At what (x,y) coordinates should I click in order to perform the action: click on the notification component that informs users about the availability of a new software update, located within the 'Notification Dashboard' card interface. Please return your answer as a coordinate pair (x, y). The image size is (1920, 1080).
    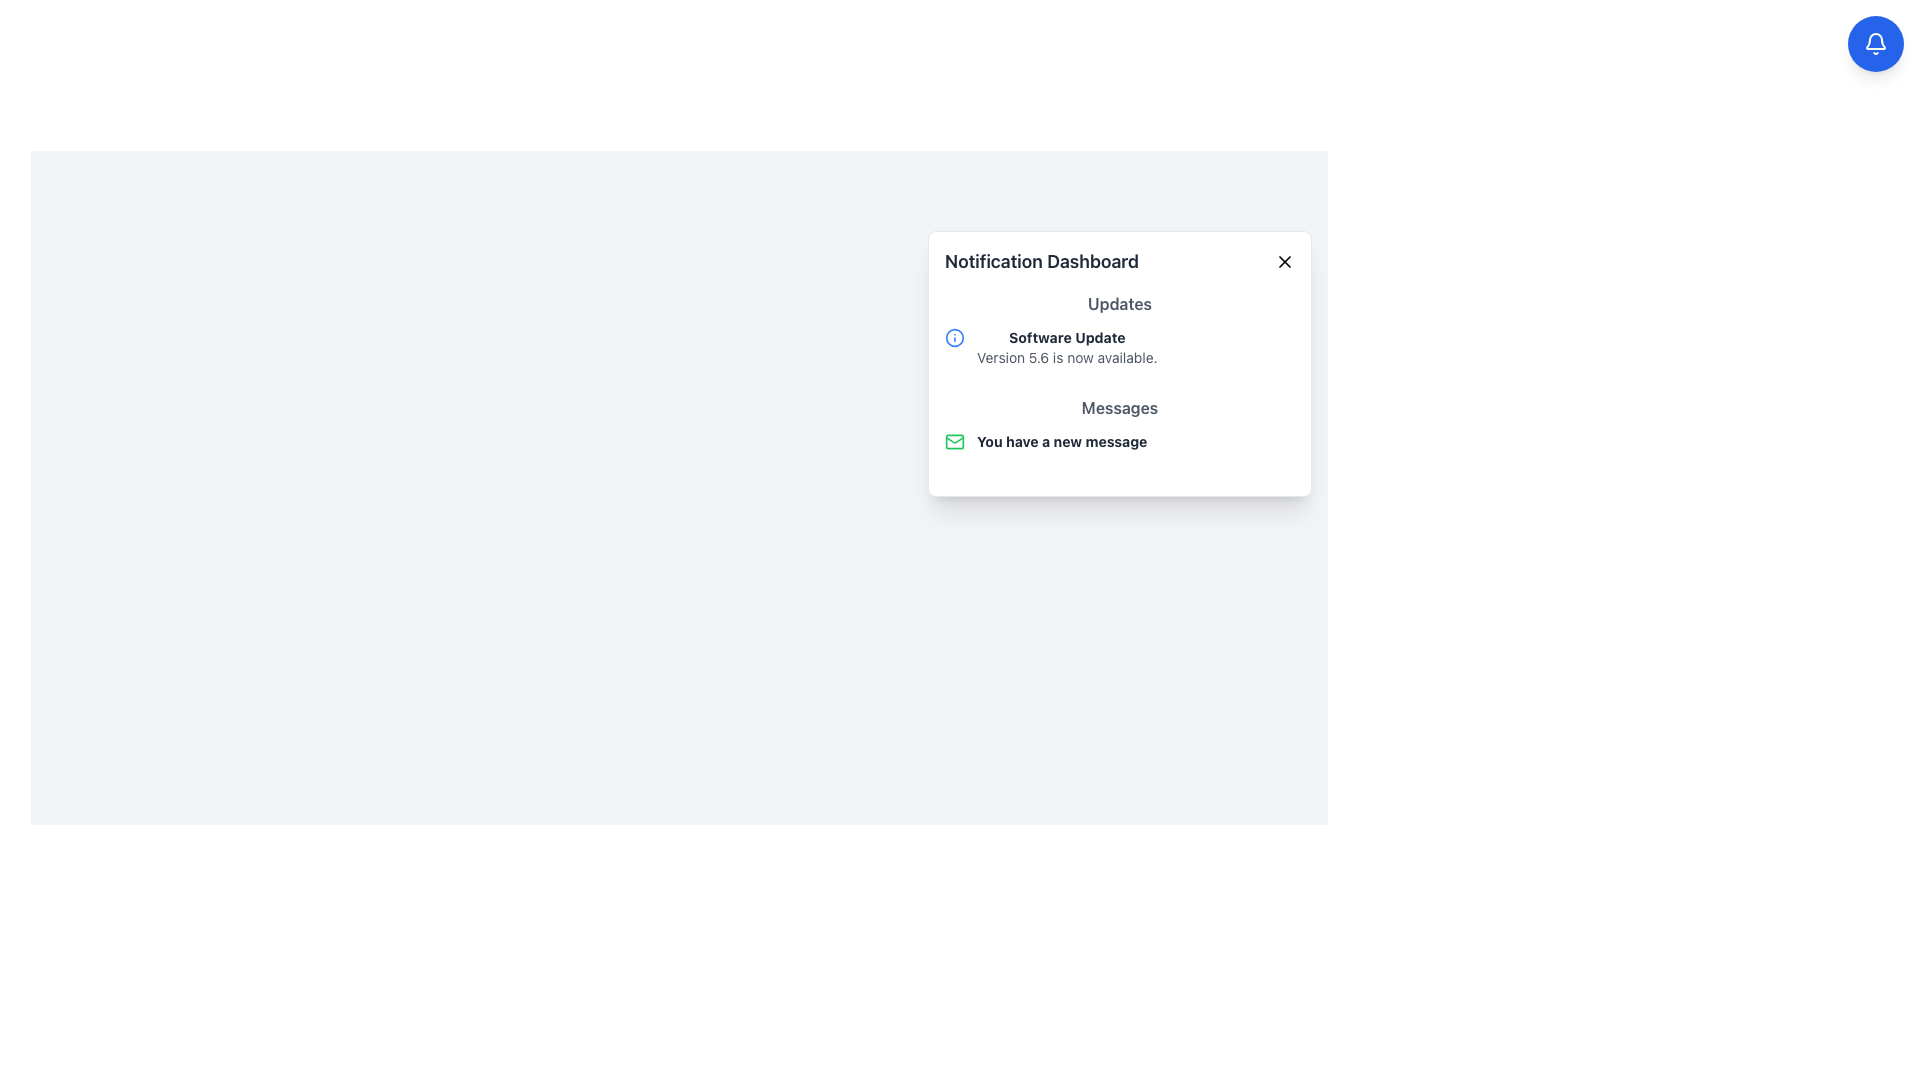
    Looking at the image, I should click on (1118, 334).